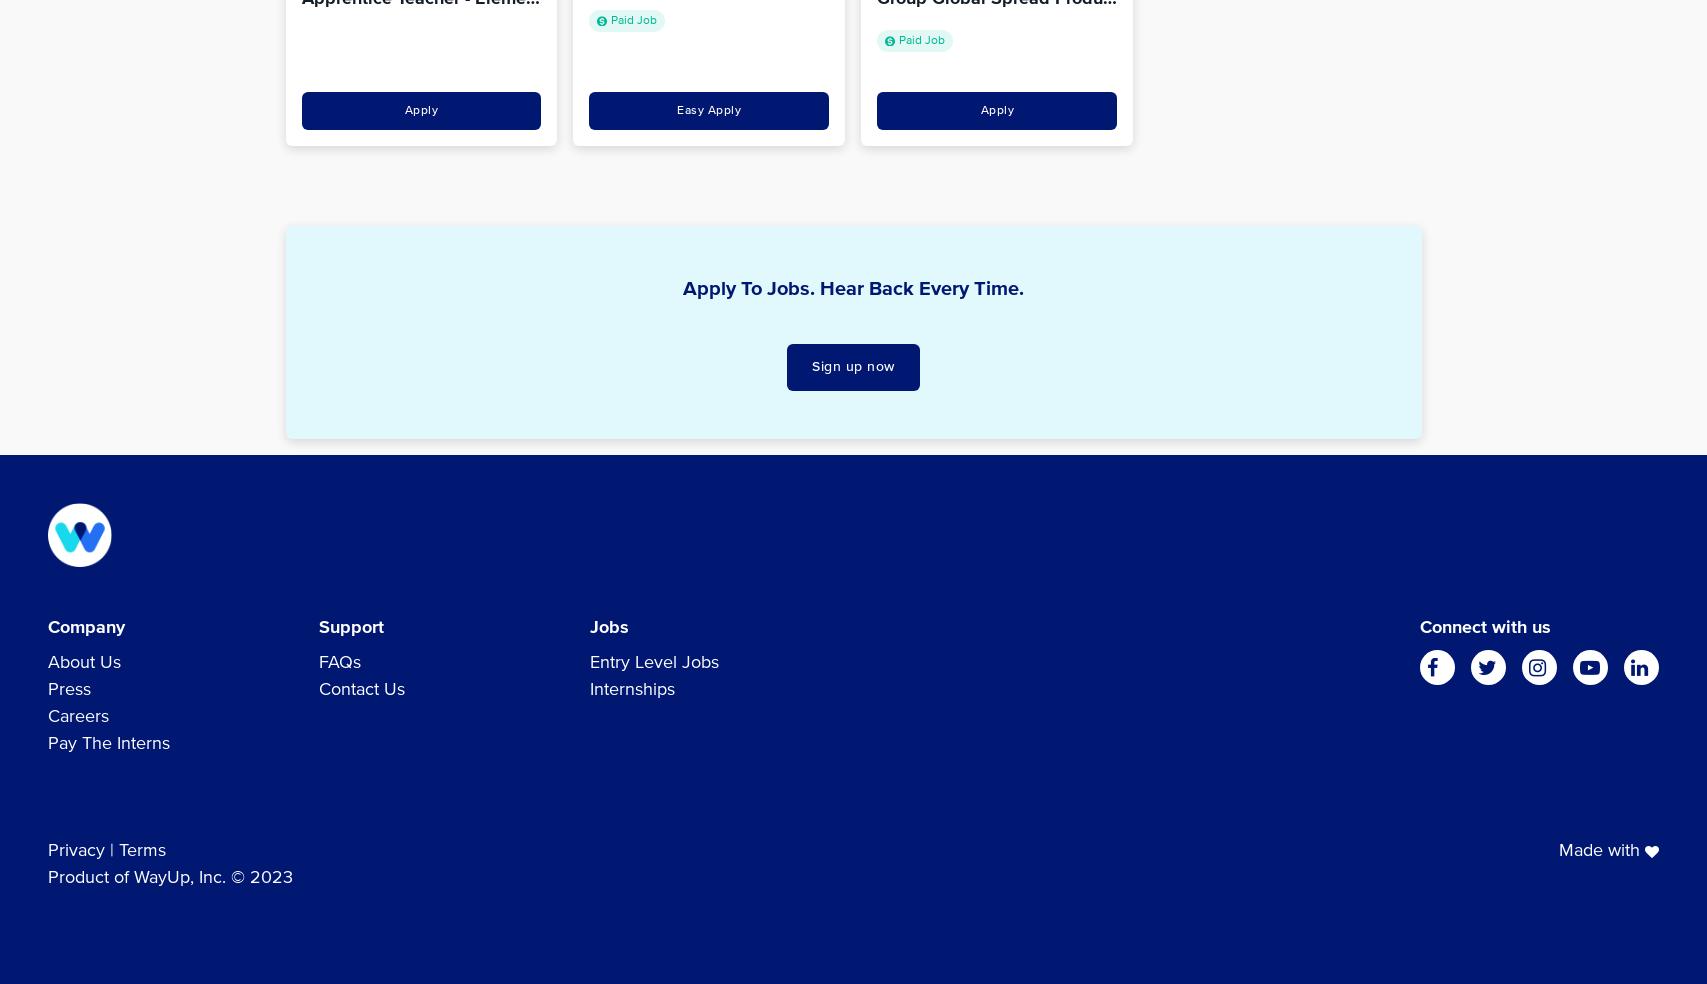 Image resolution: width=1707 pixels, height=984 pixels. I want to click on 'Connect with us', so click(1418, 627).